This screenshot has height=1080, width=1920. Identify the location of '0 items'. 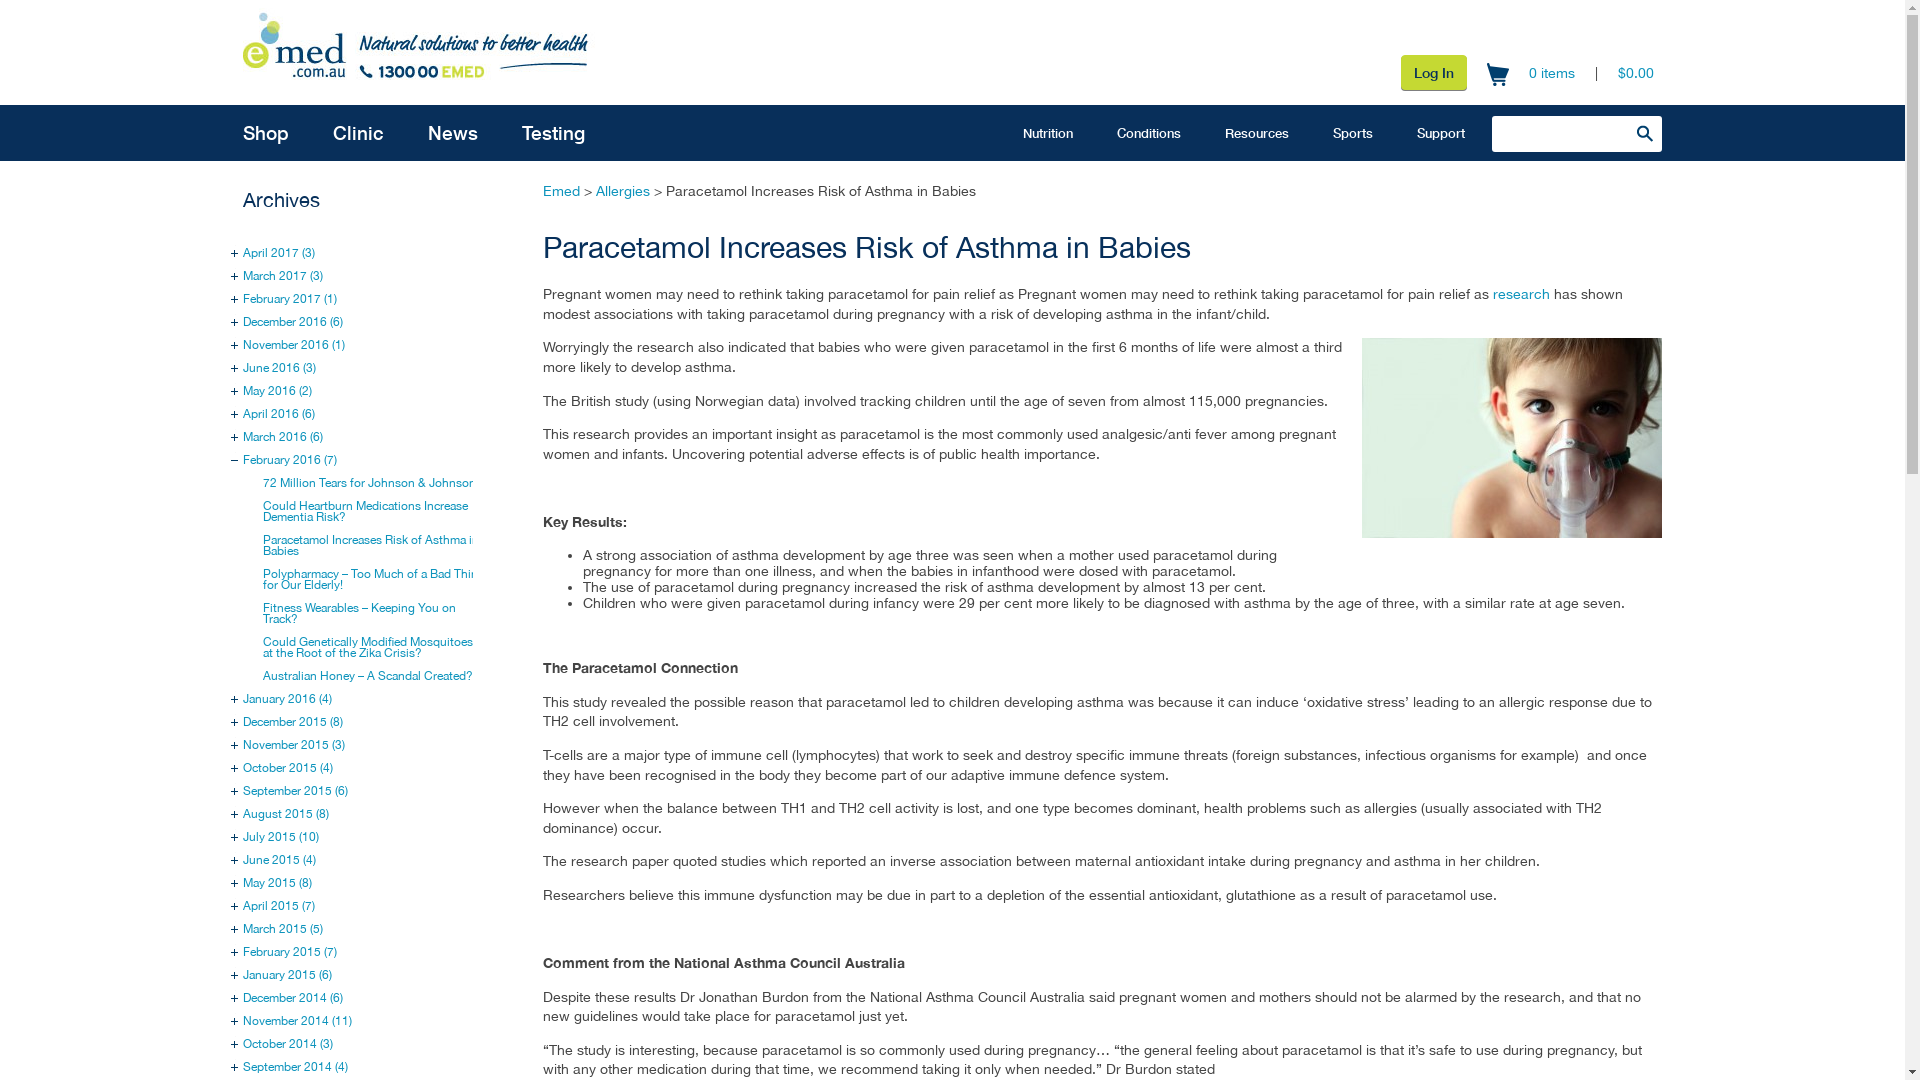
(1528, 72).